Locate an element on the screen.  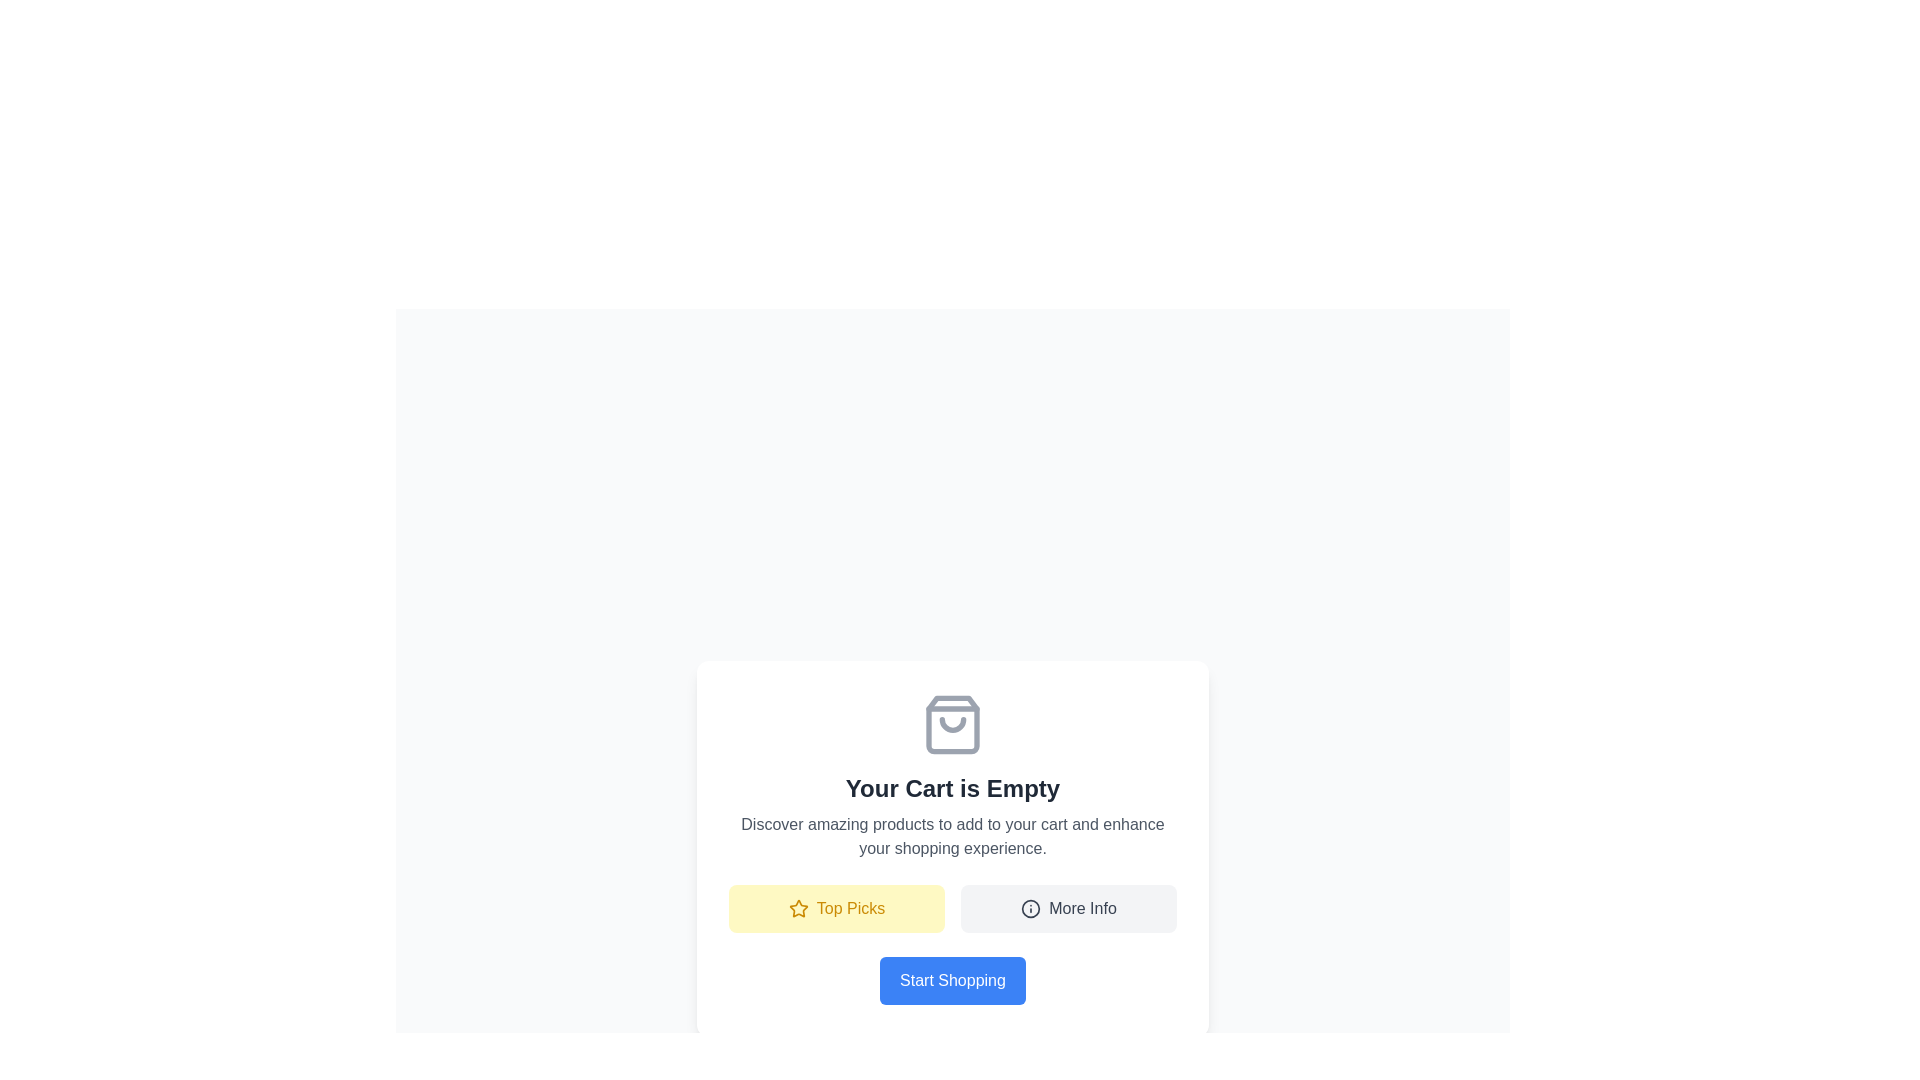
the button with a yellow background labeled 'Top Picks' is located at coordinates (836, 909).